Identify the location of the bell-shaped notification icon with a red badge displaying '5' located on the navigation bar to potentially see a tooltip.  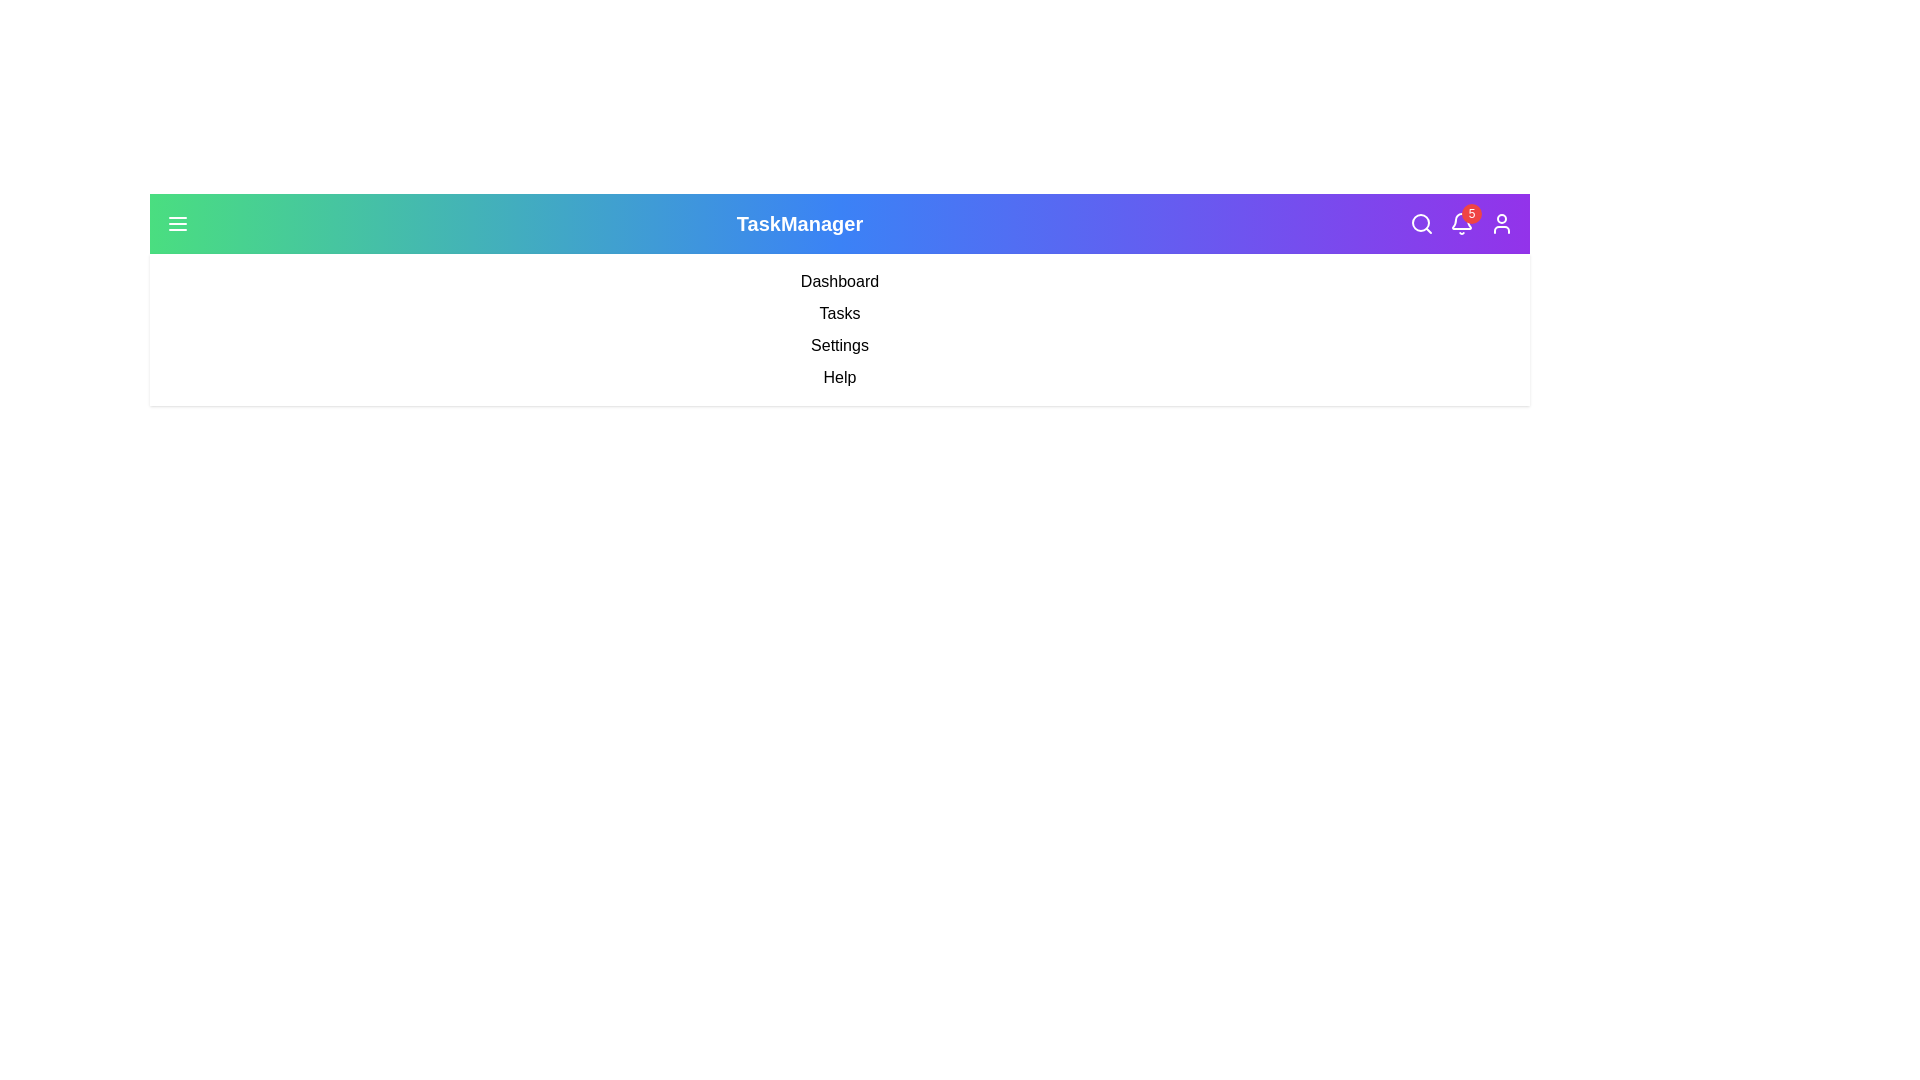
(1461, 223).